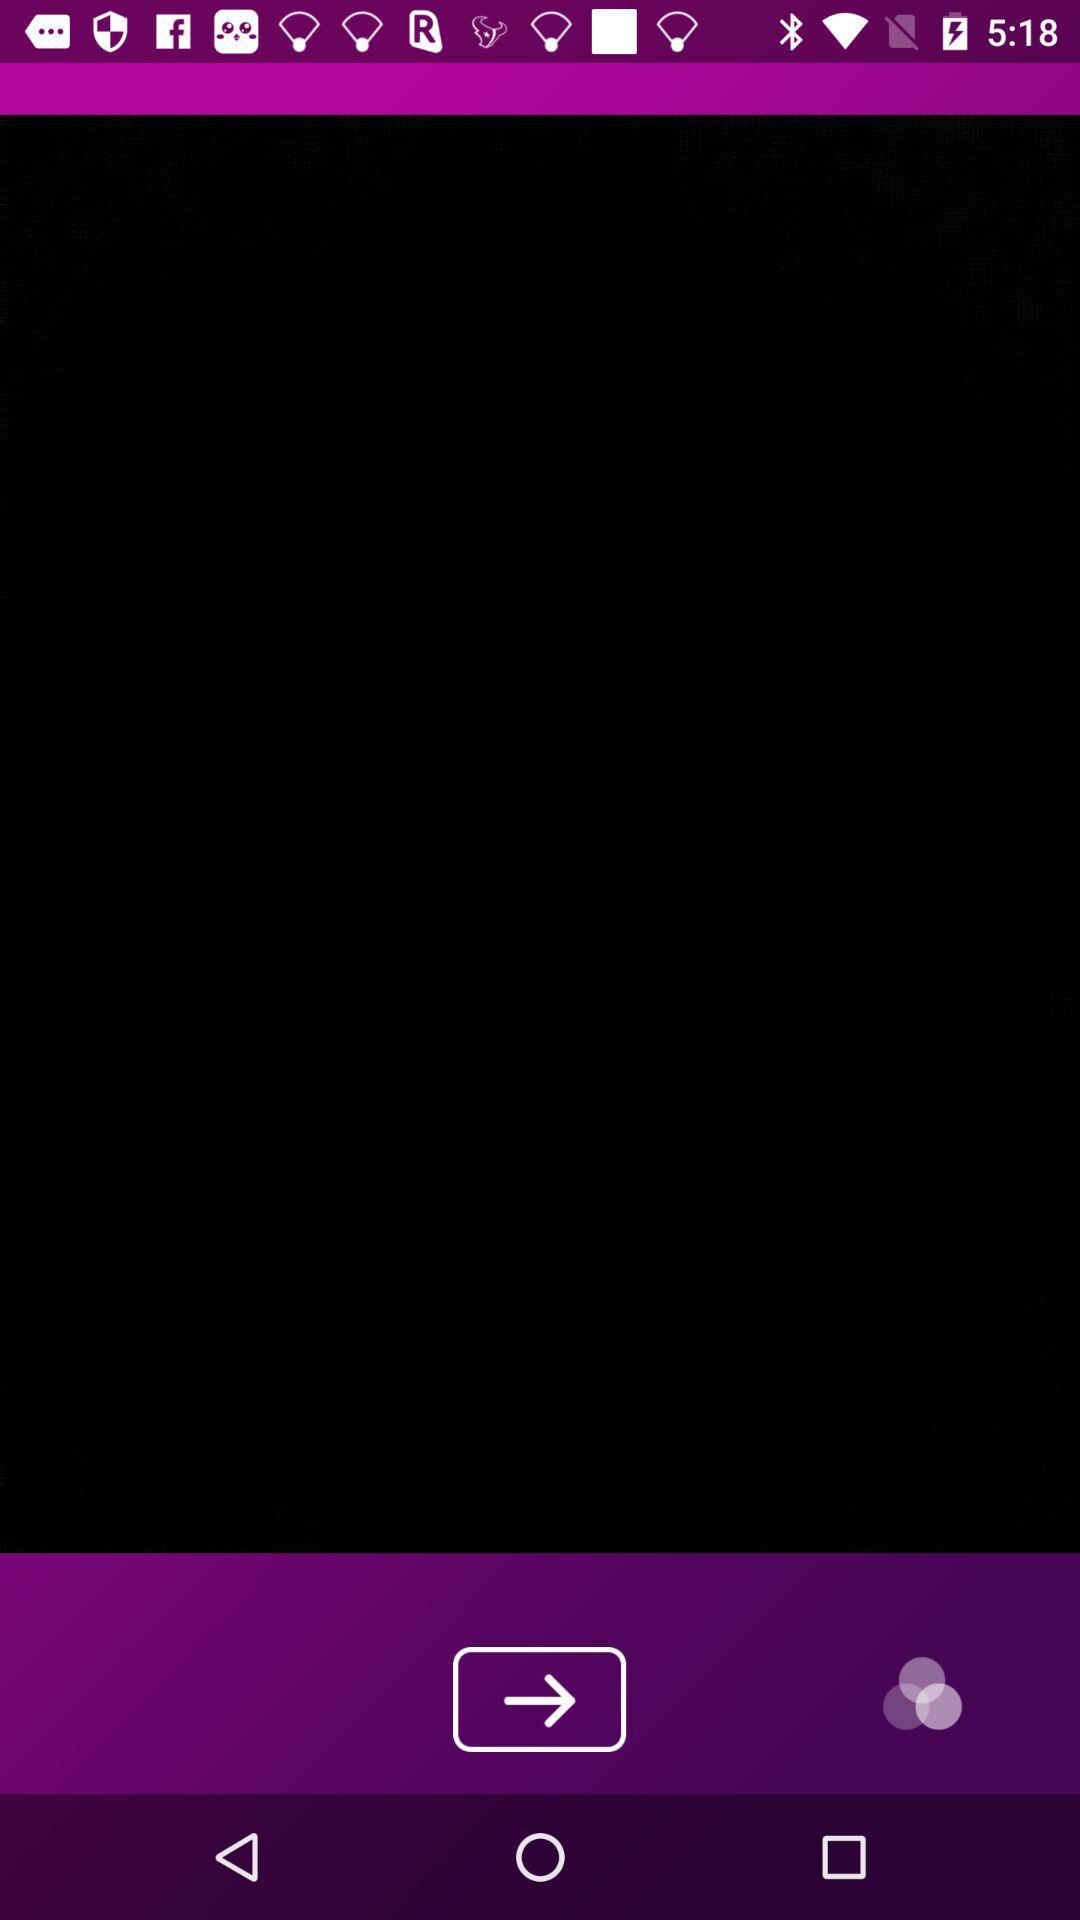 This screenshot has width=1080, height=1920. I want to click on the arrow_forward icon, so click(538, 1698).